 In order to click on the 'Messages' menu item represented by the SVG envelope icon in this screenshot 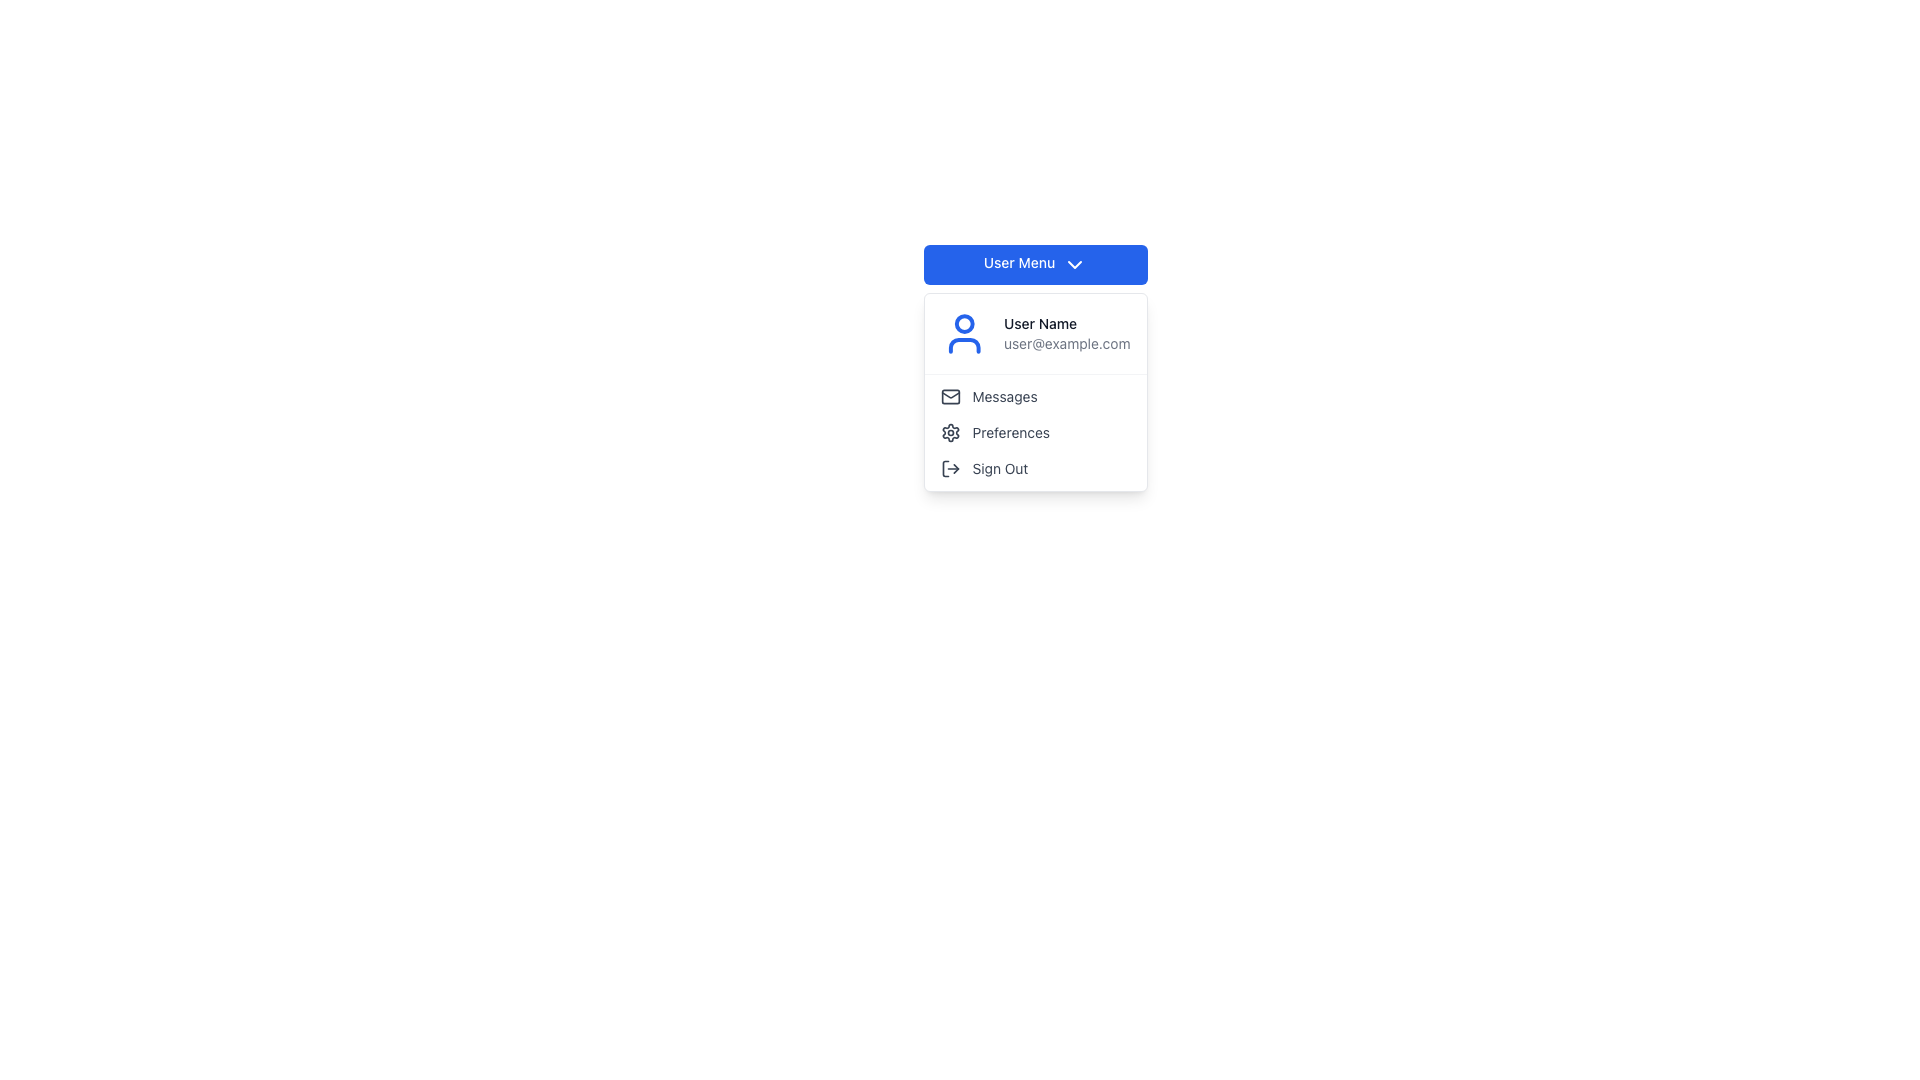, I will do `click(949, 395)`.